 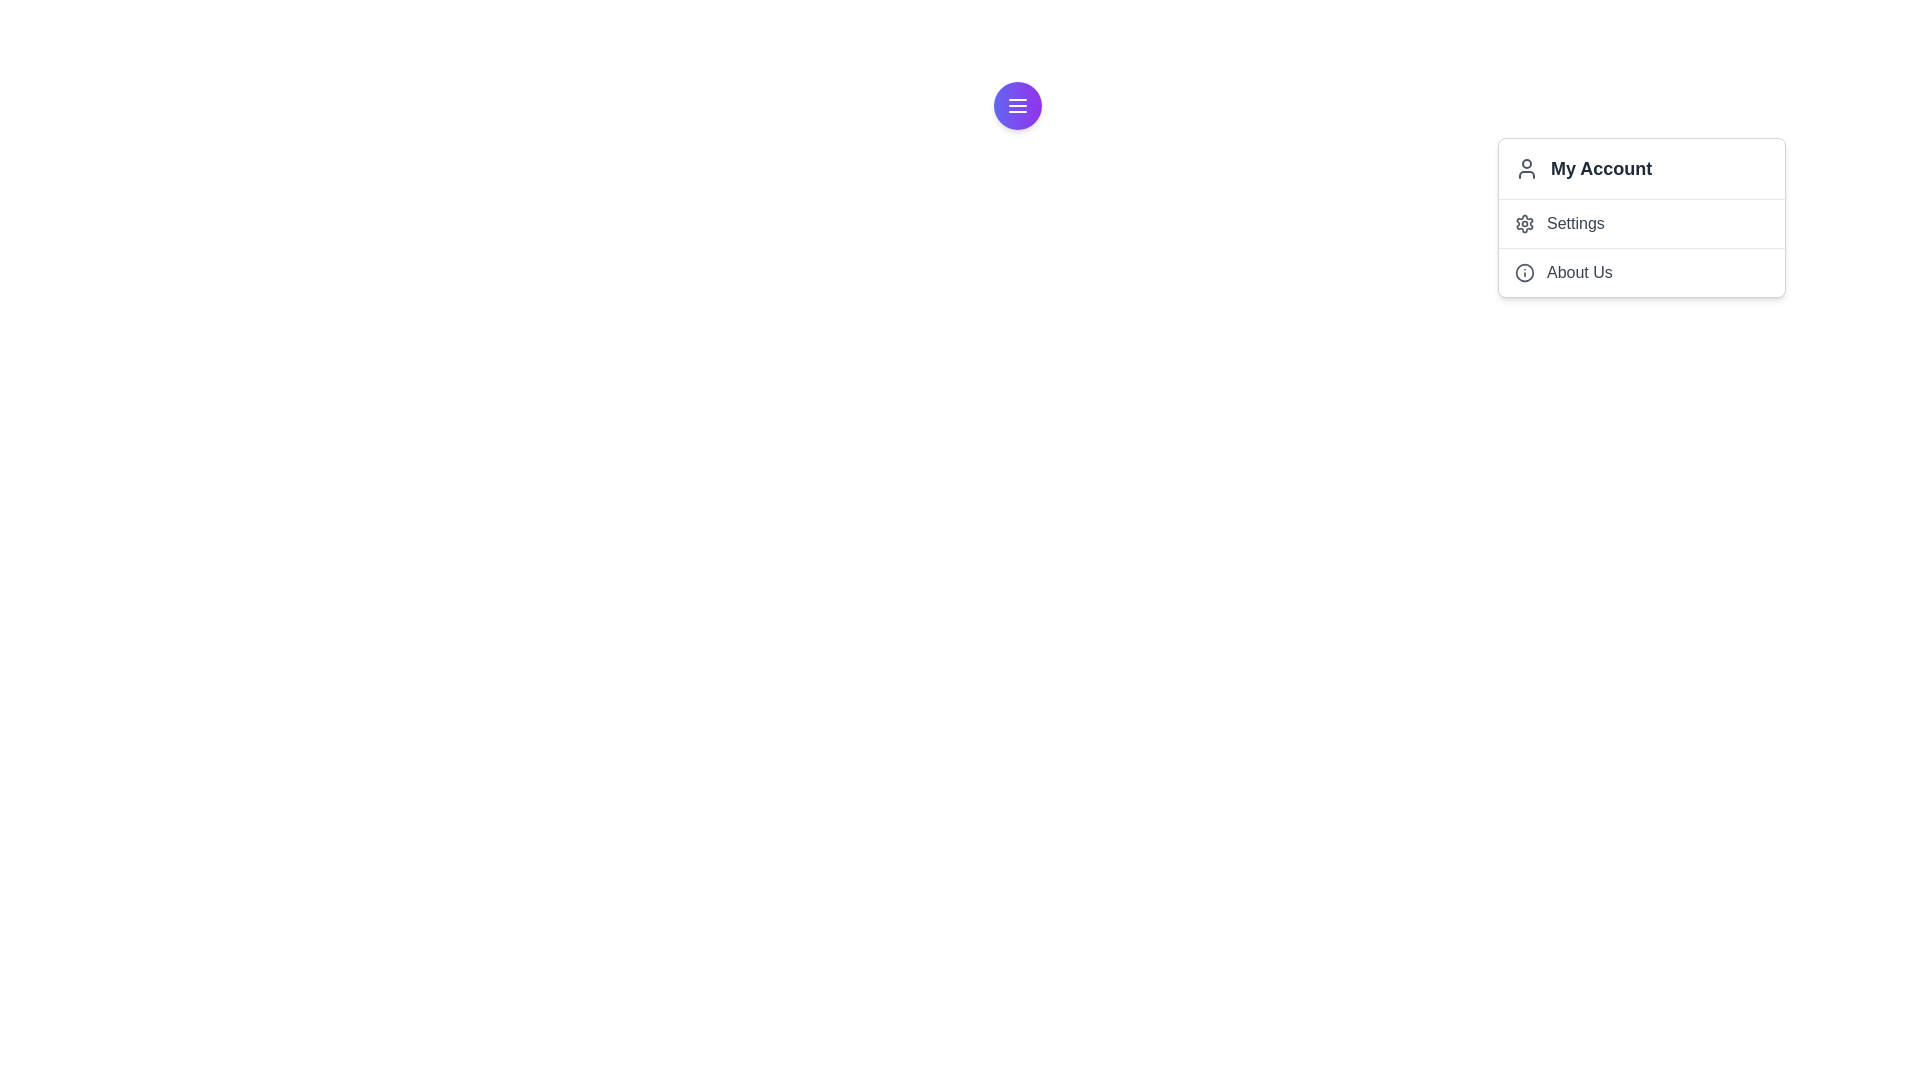 I want to click on the 'Settings' icon located in the dropdown menu under 'My Account', positioned to the left of the text 'Settings', so click(x=1524, y=223).